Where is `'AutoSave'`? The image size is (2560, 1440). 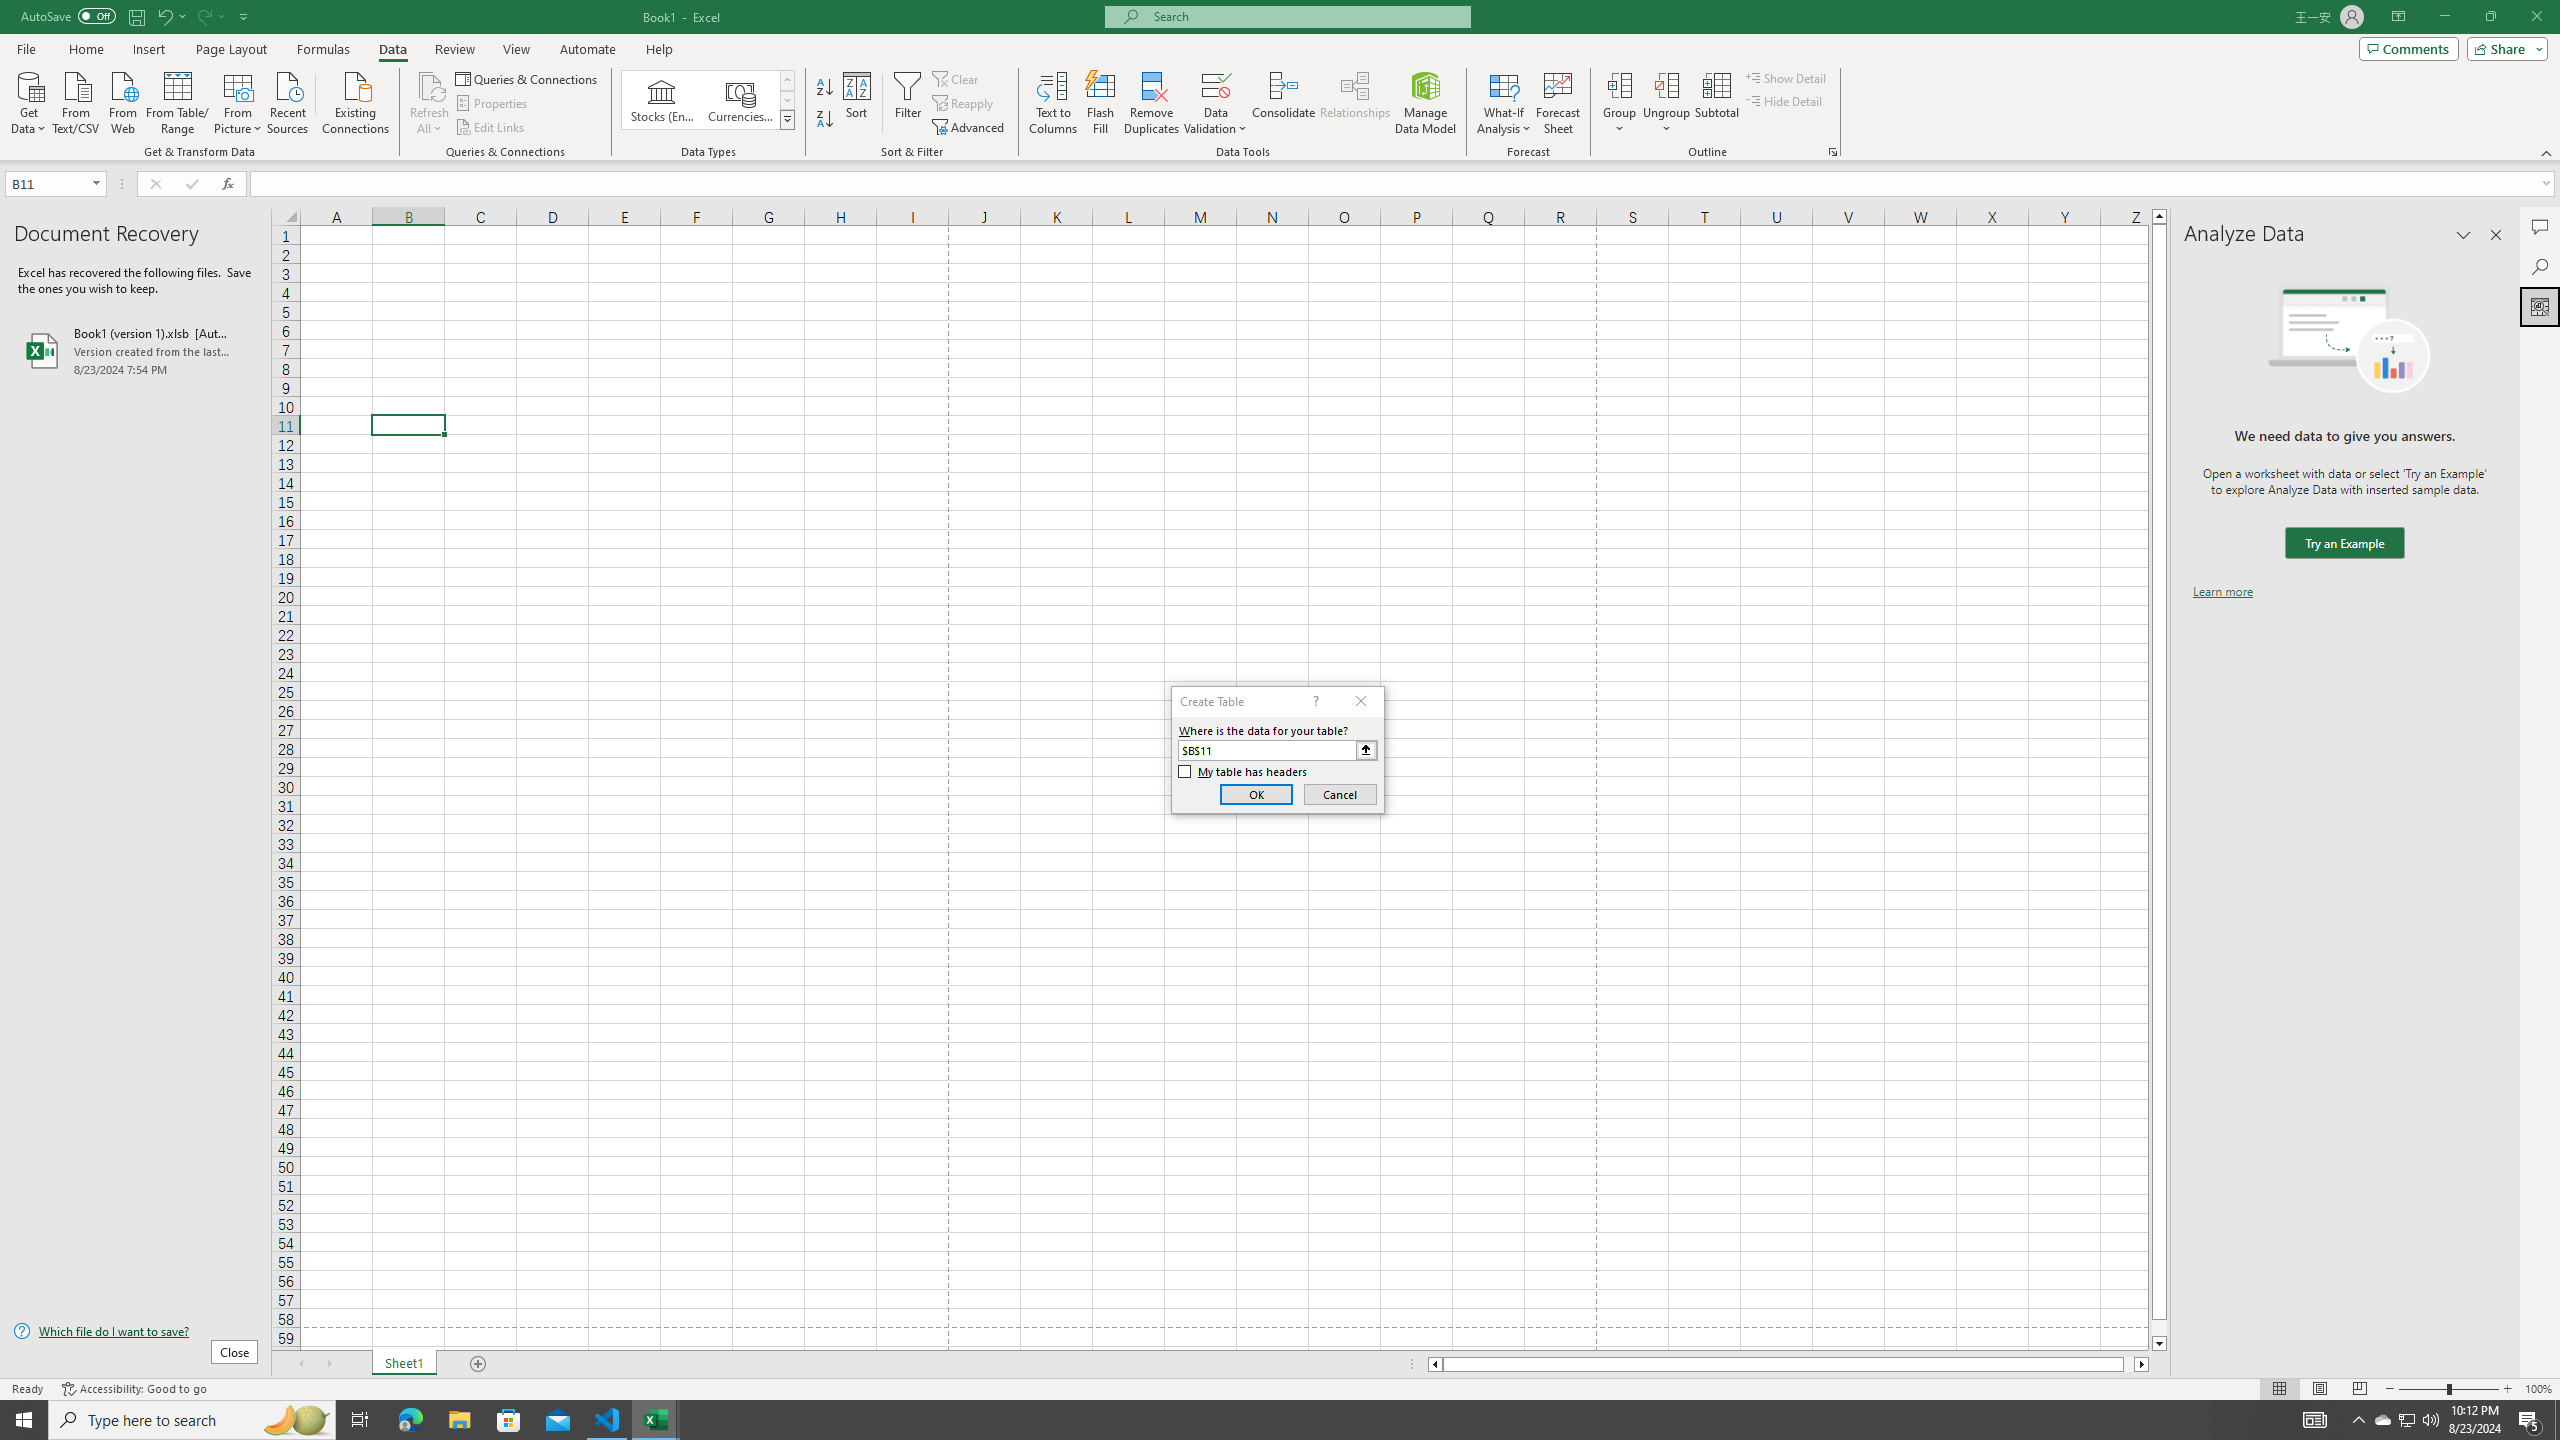
'AutoSave' is located at coordinates (69, 15).